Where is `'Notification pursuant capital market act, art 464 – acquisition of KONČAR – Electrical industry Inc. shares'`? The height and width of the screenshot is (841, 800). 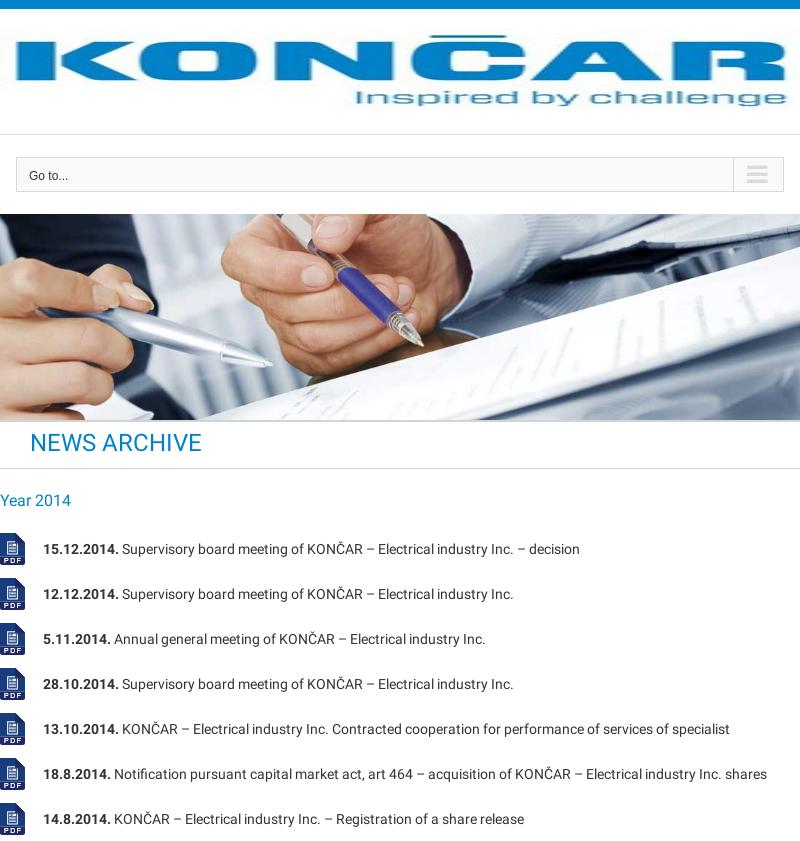
'Notification pursuant capital market act, art 464 – acquisition of KONČAR – Electrical industry Inc. shares' is located at coordinates (437, 772).